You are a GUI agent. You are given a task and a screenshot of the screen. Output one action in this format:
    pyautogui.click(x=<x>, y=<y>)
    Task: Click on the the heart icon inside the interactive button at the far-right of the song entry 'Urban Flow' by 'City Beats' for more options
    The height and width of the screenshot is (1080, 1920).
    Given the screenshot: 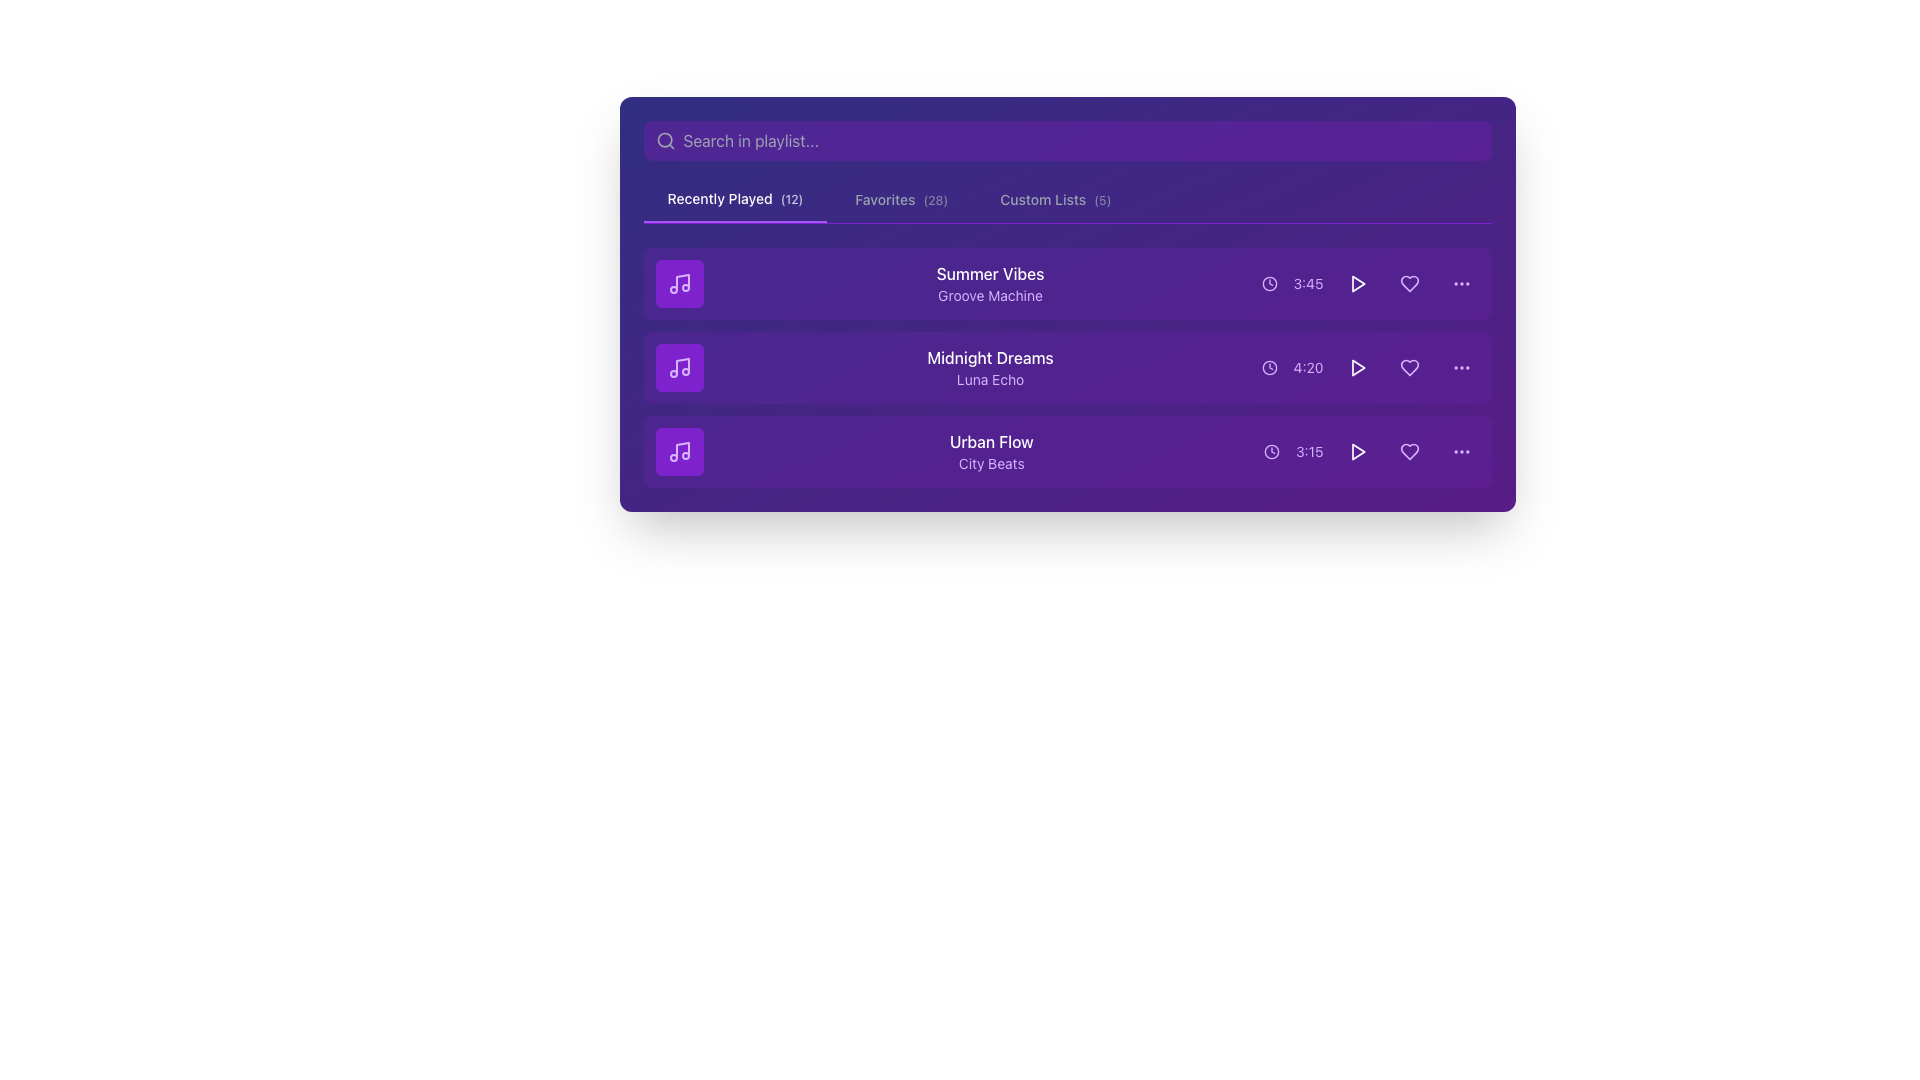 What is the action you would take?
    pyautogui.click(x=1408, y=451)
    